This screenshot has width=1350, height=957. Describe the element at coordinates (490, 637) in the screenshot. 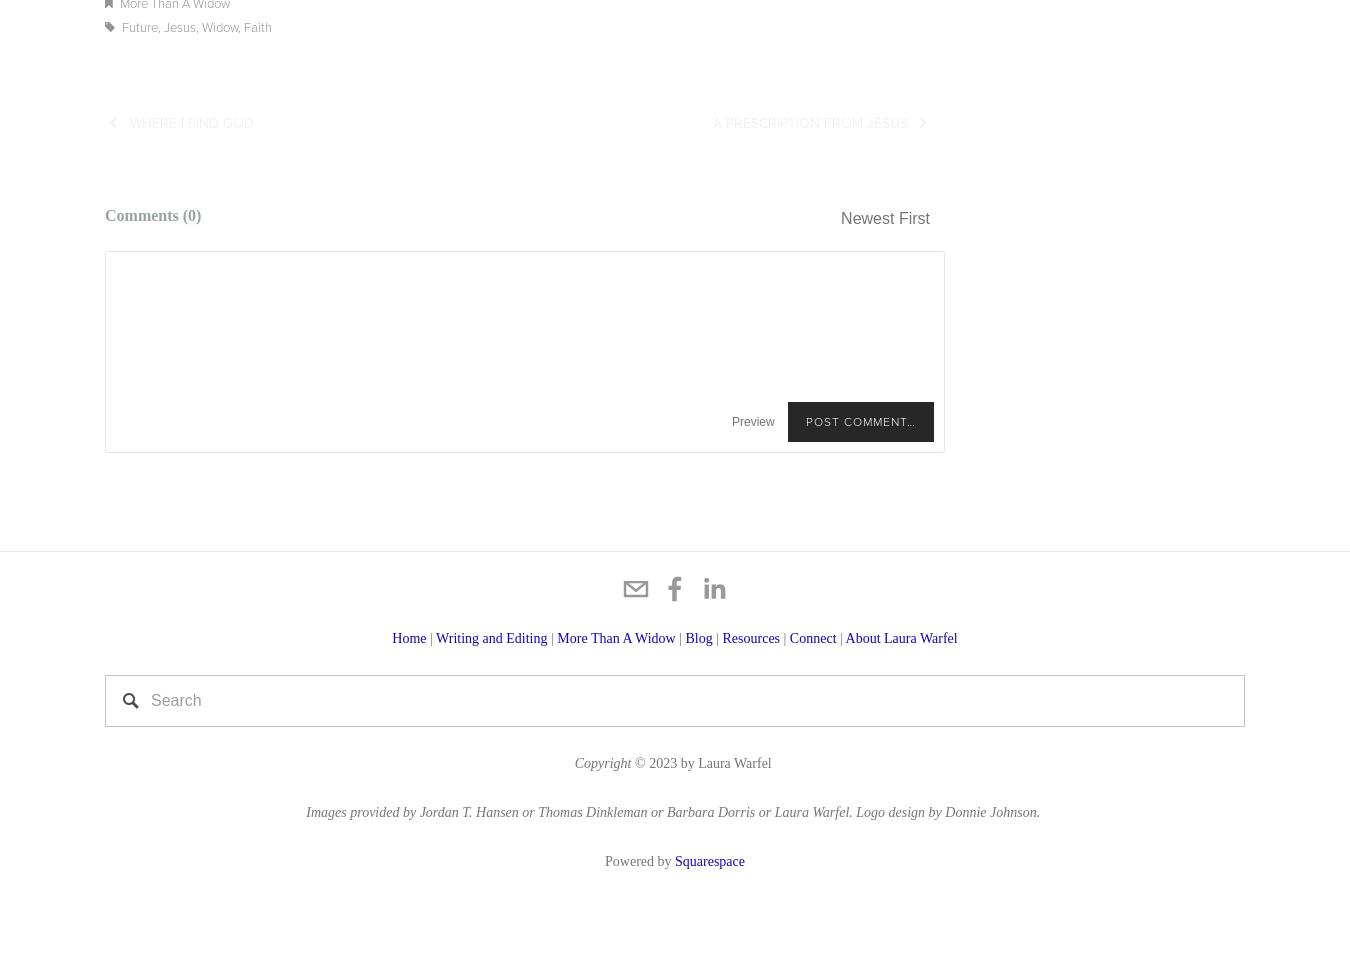

I see `'Writing and Editing'` at that location.